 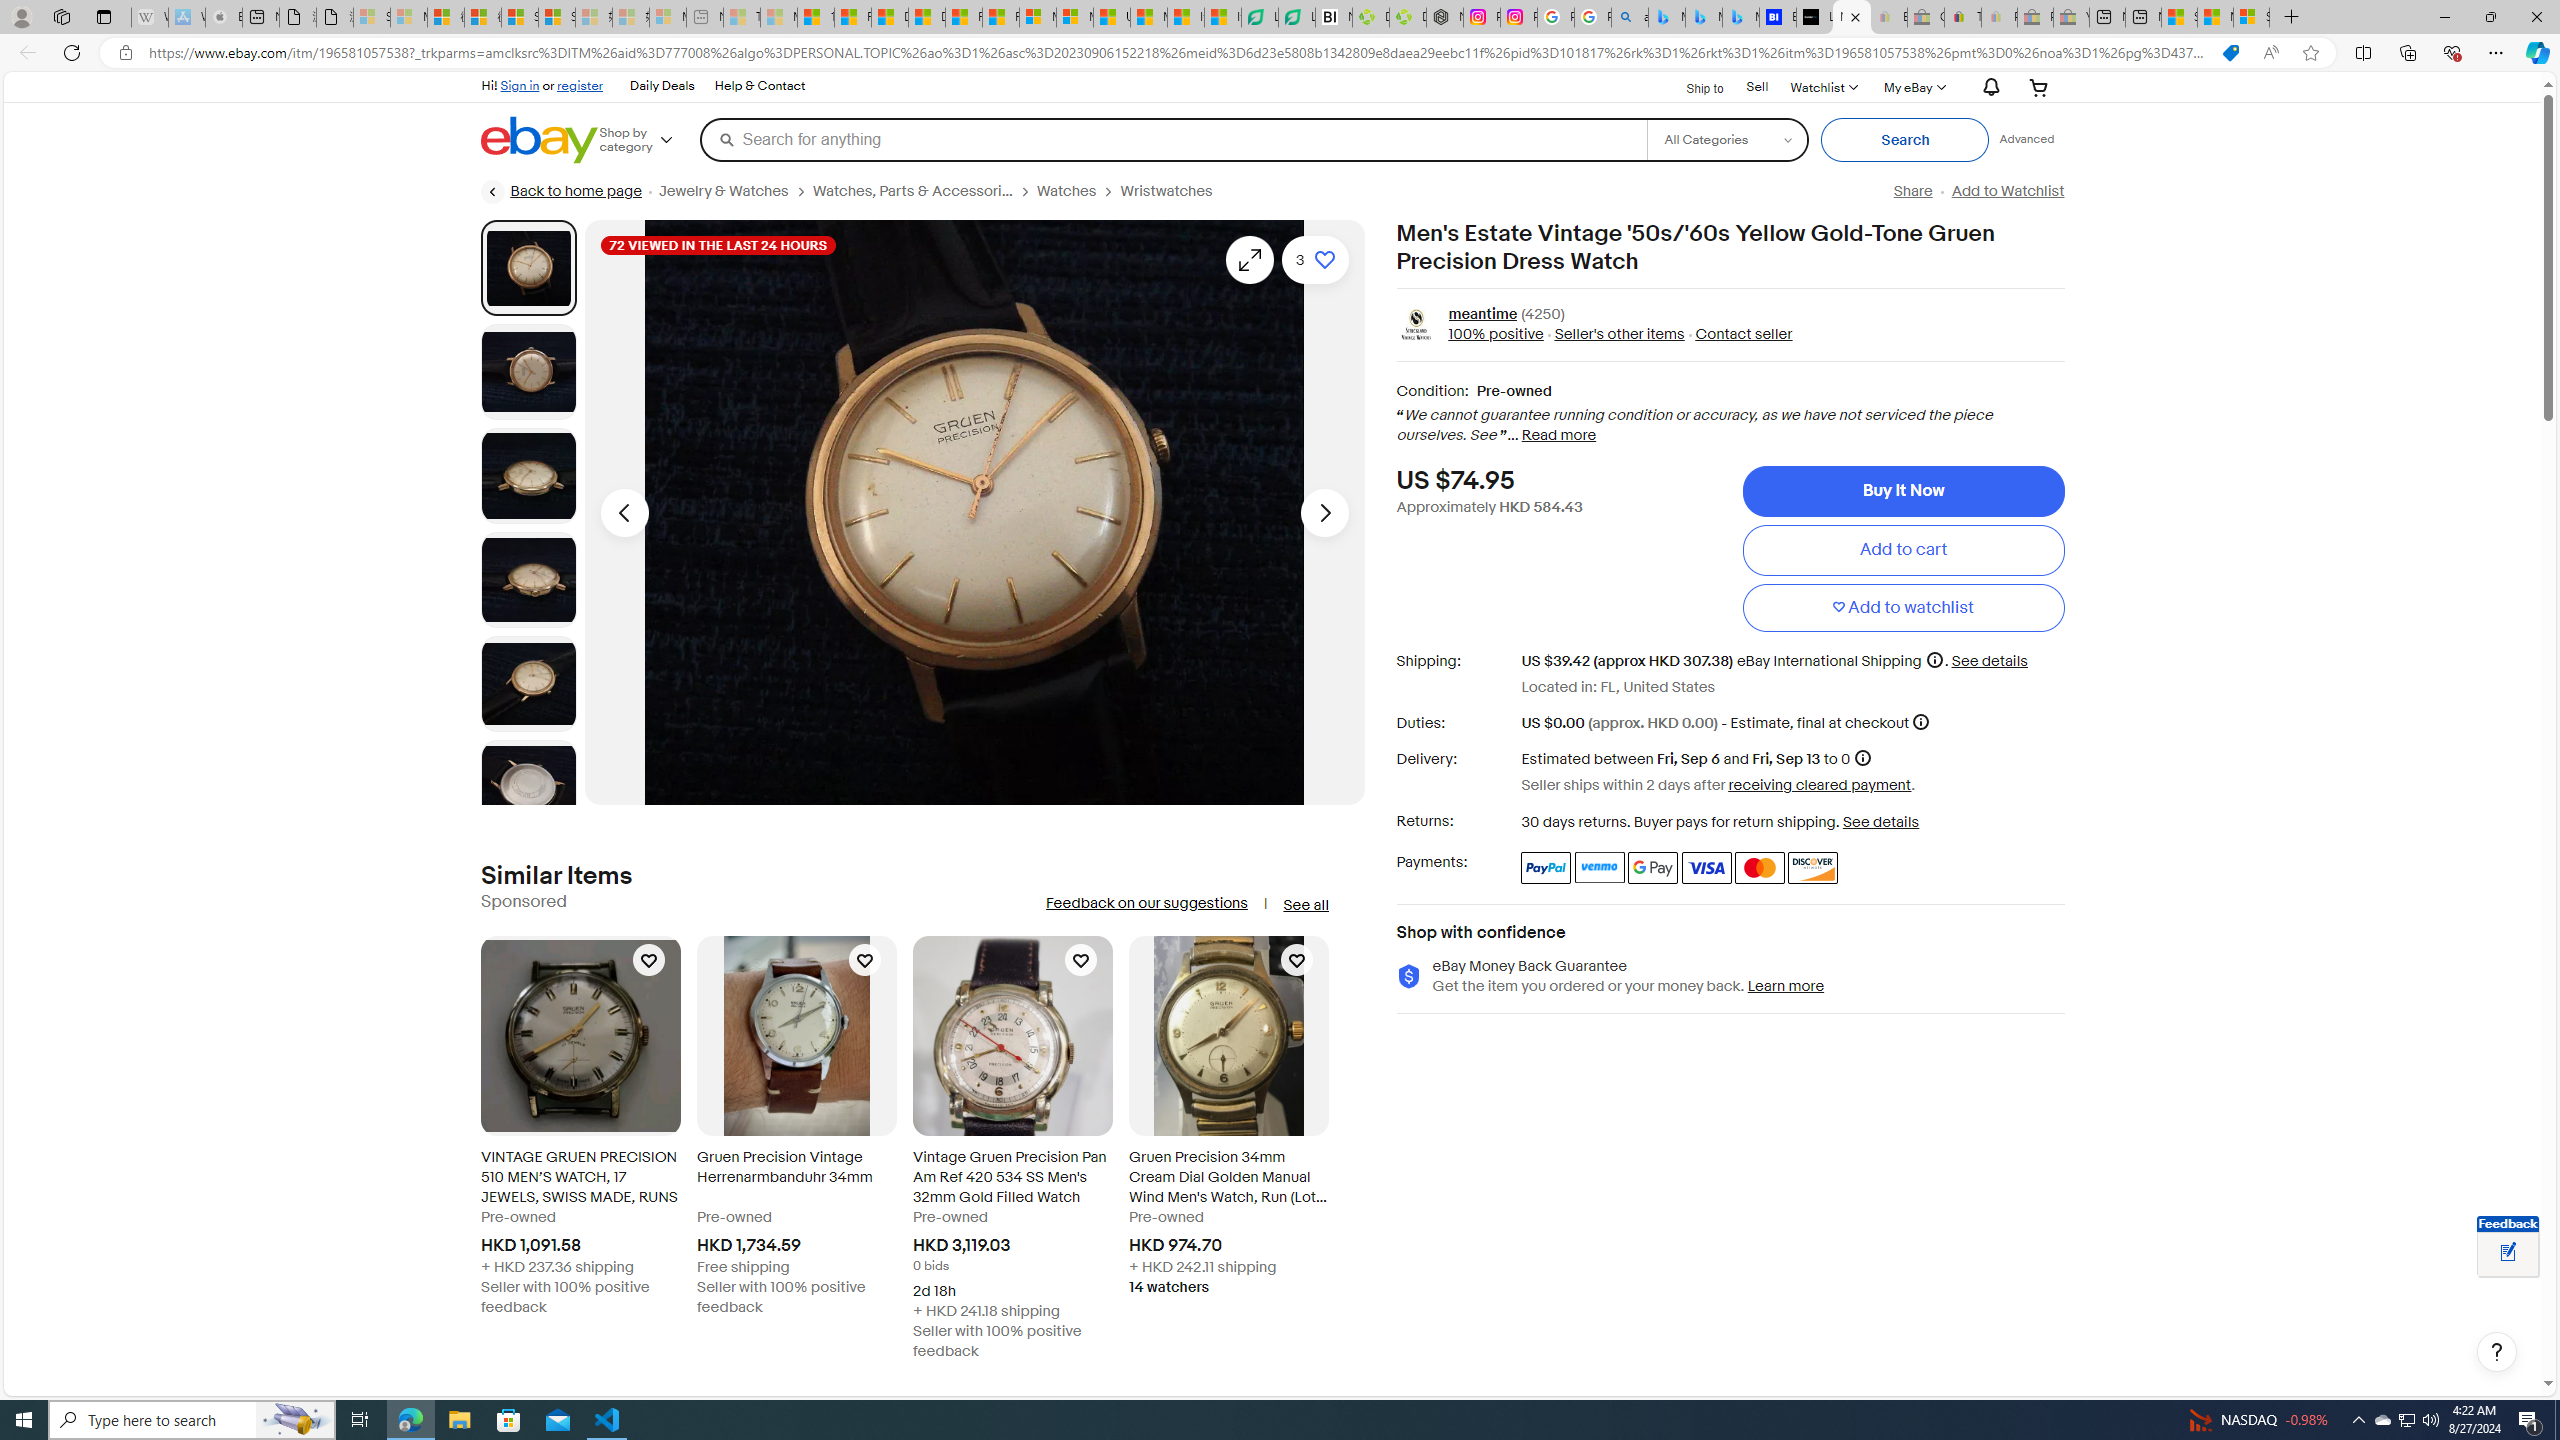 I want to click on 'Top Stories - MSN - Sleeping', so click(x=741, y=16).